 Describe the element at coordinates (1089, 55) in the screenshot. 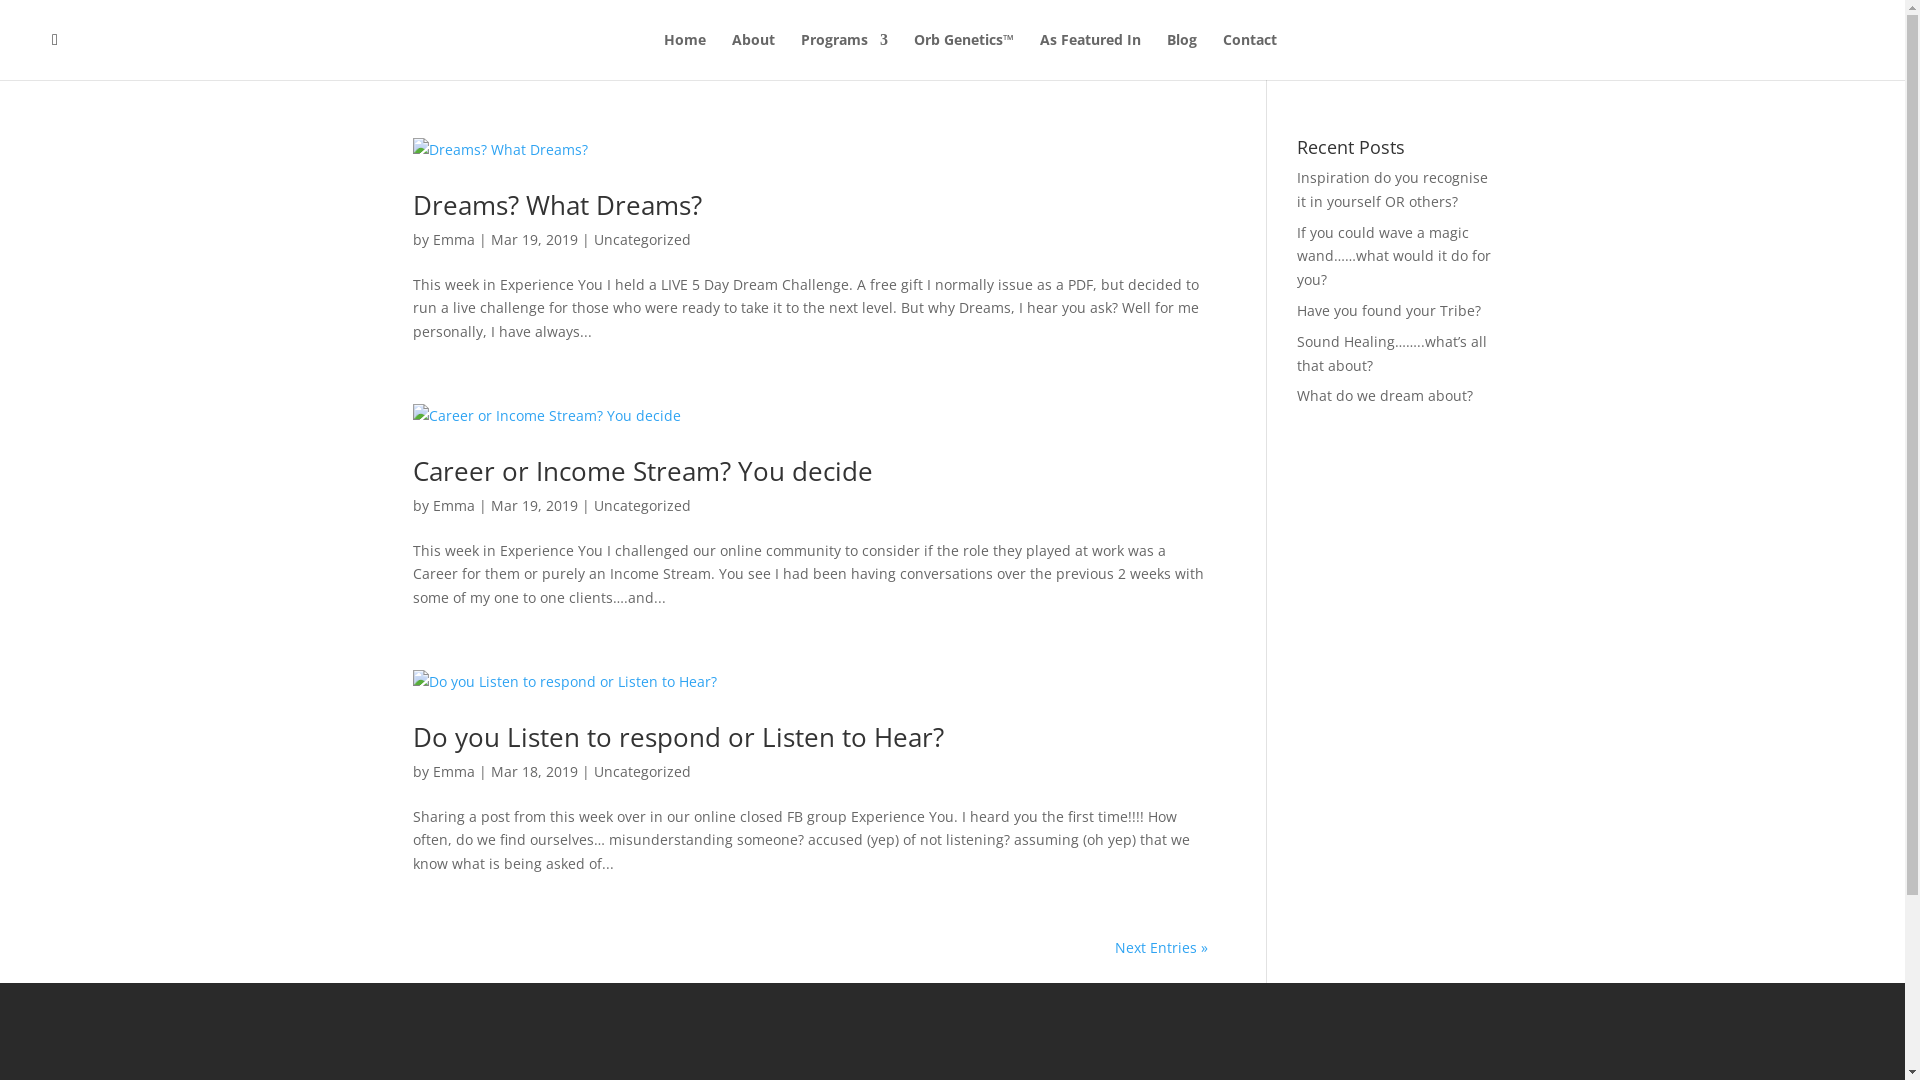

I see `'As Featured In'` at that location.